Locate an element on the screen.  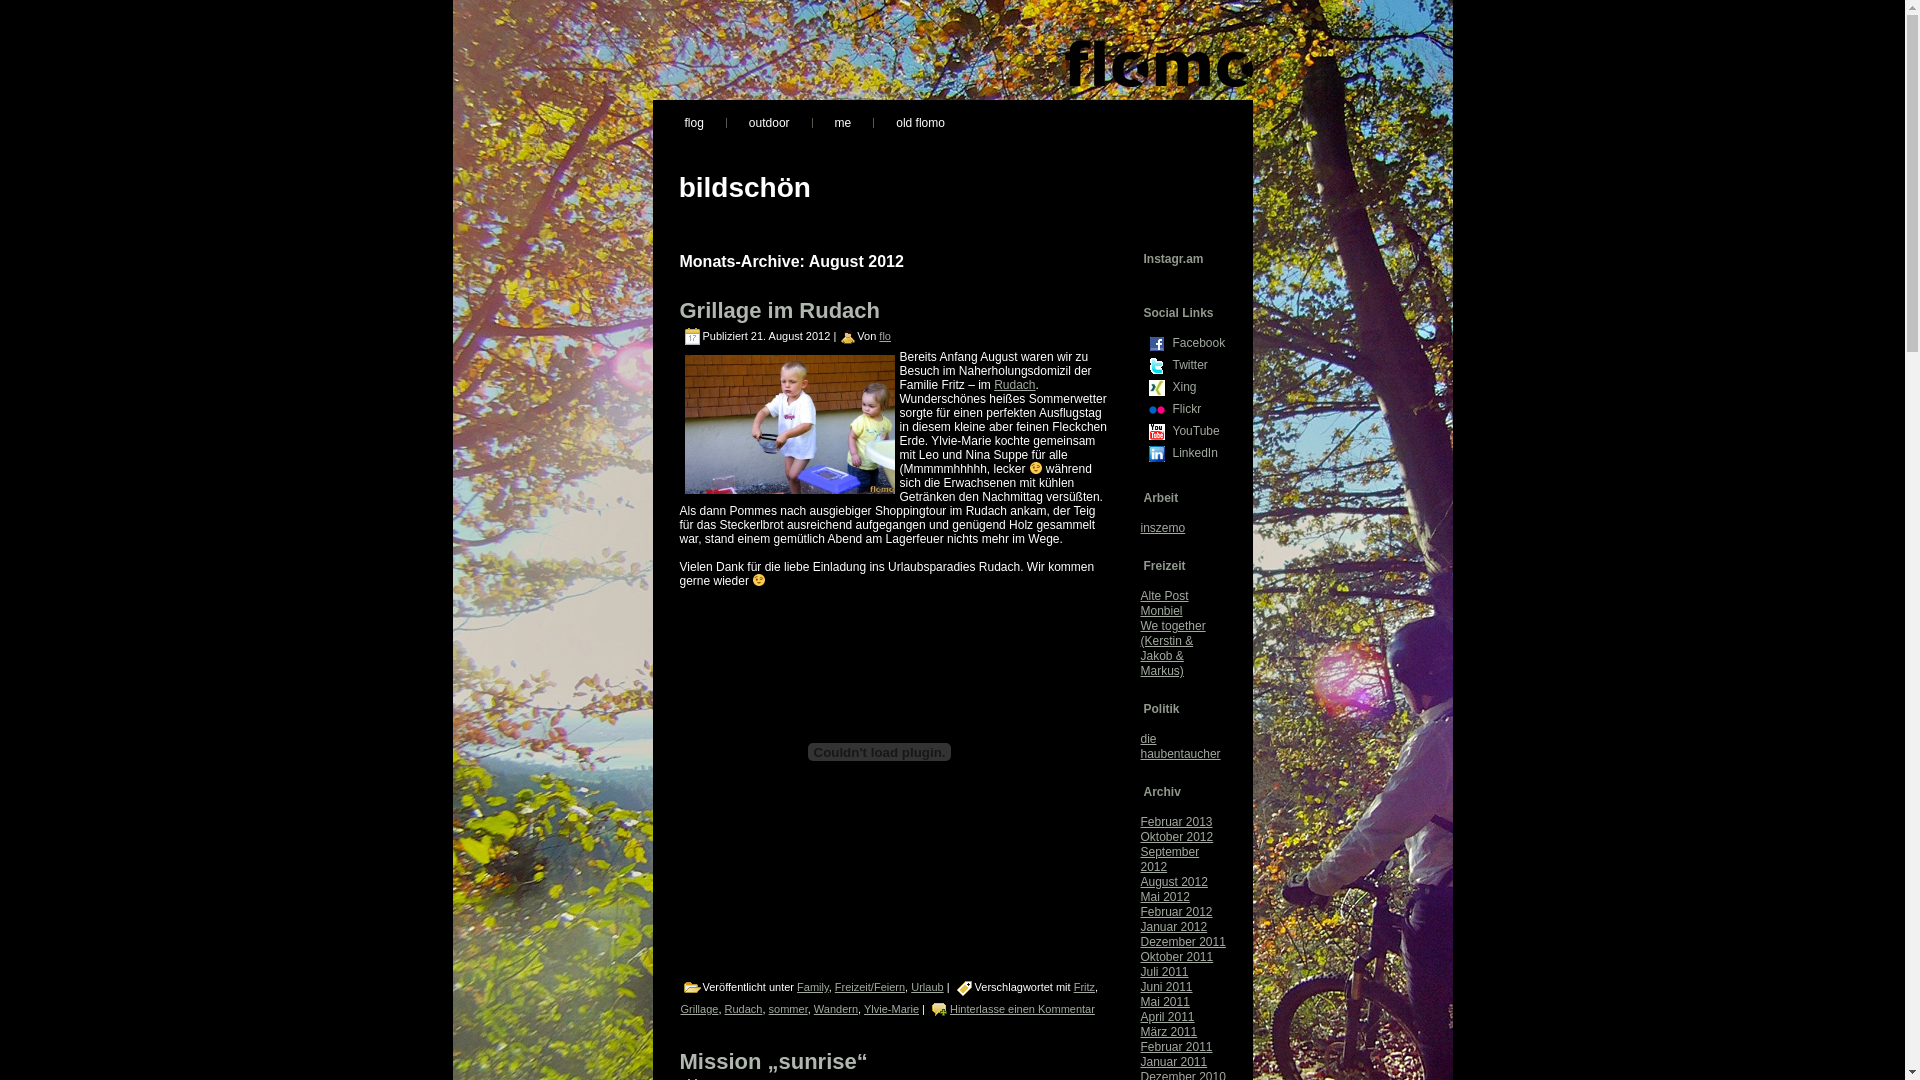
'inszemo' is located at coordinates (1140, 527).